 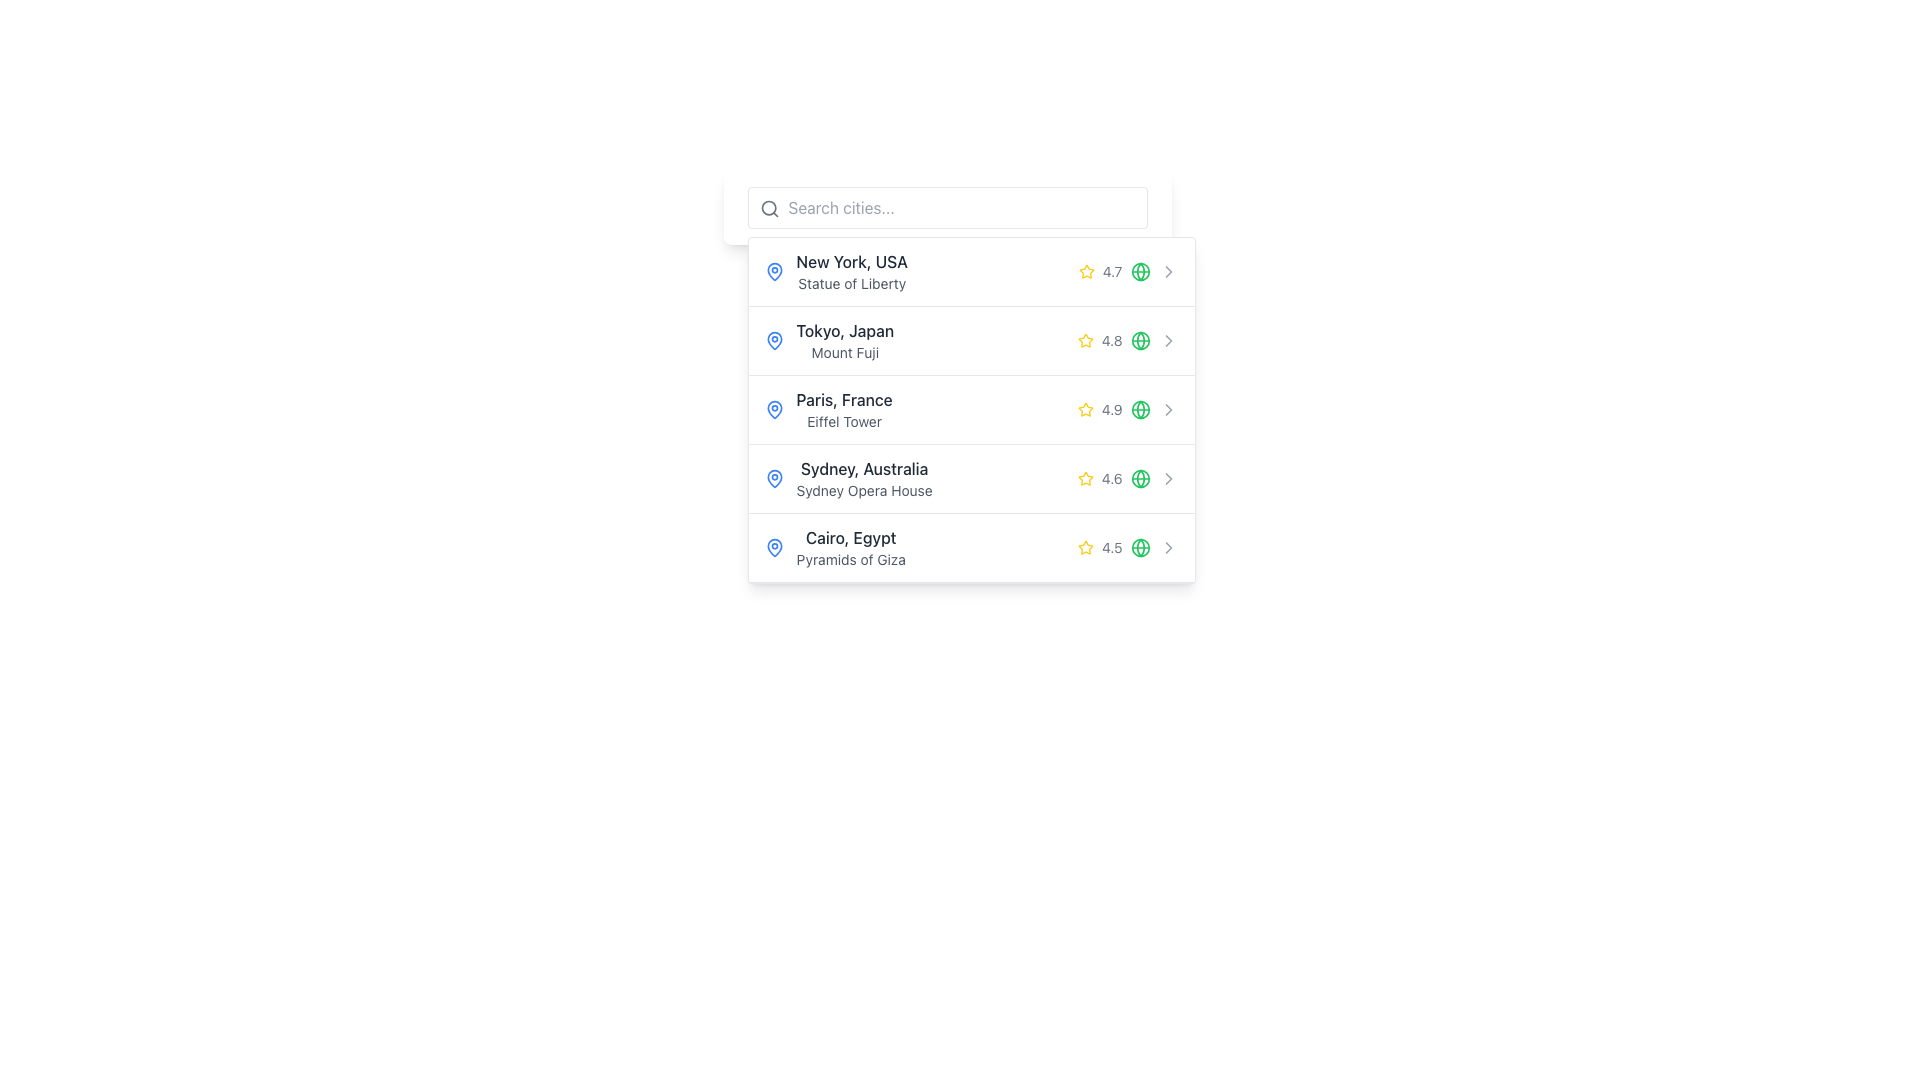 What do you see at coordinates (1111, 339) in the screenshot?
I see `the Text label displaying the user rating '4.8' for the 'Tokyo, Japan' entry, which is located adjacent to the yellow star icon and before the green globe icon` at bounding box center [1111, 339].